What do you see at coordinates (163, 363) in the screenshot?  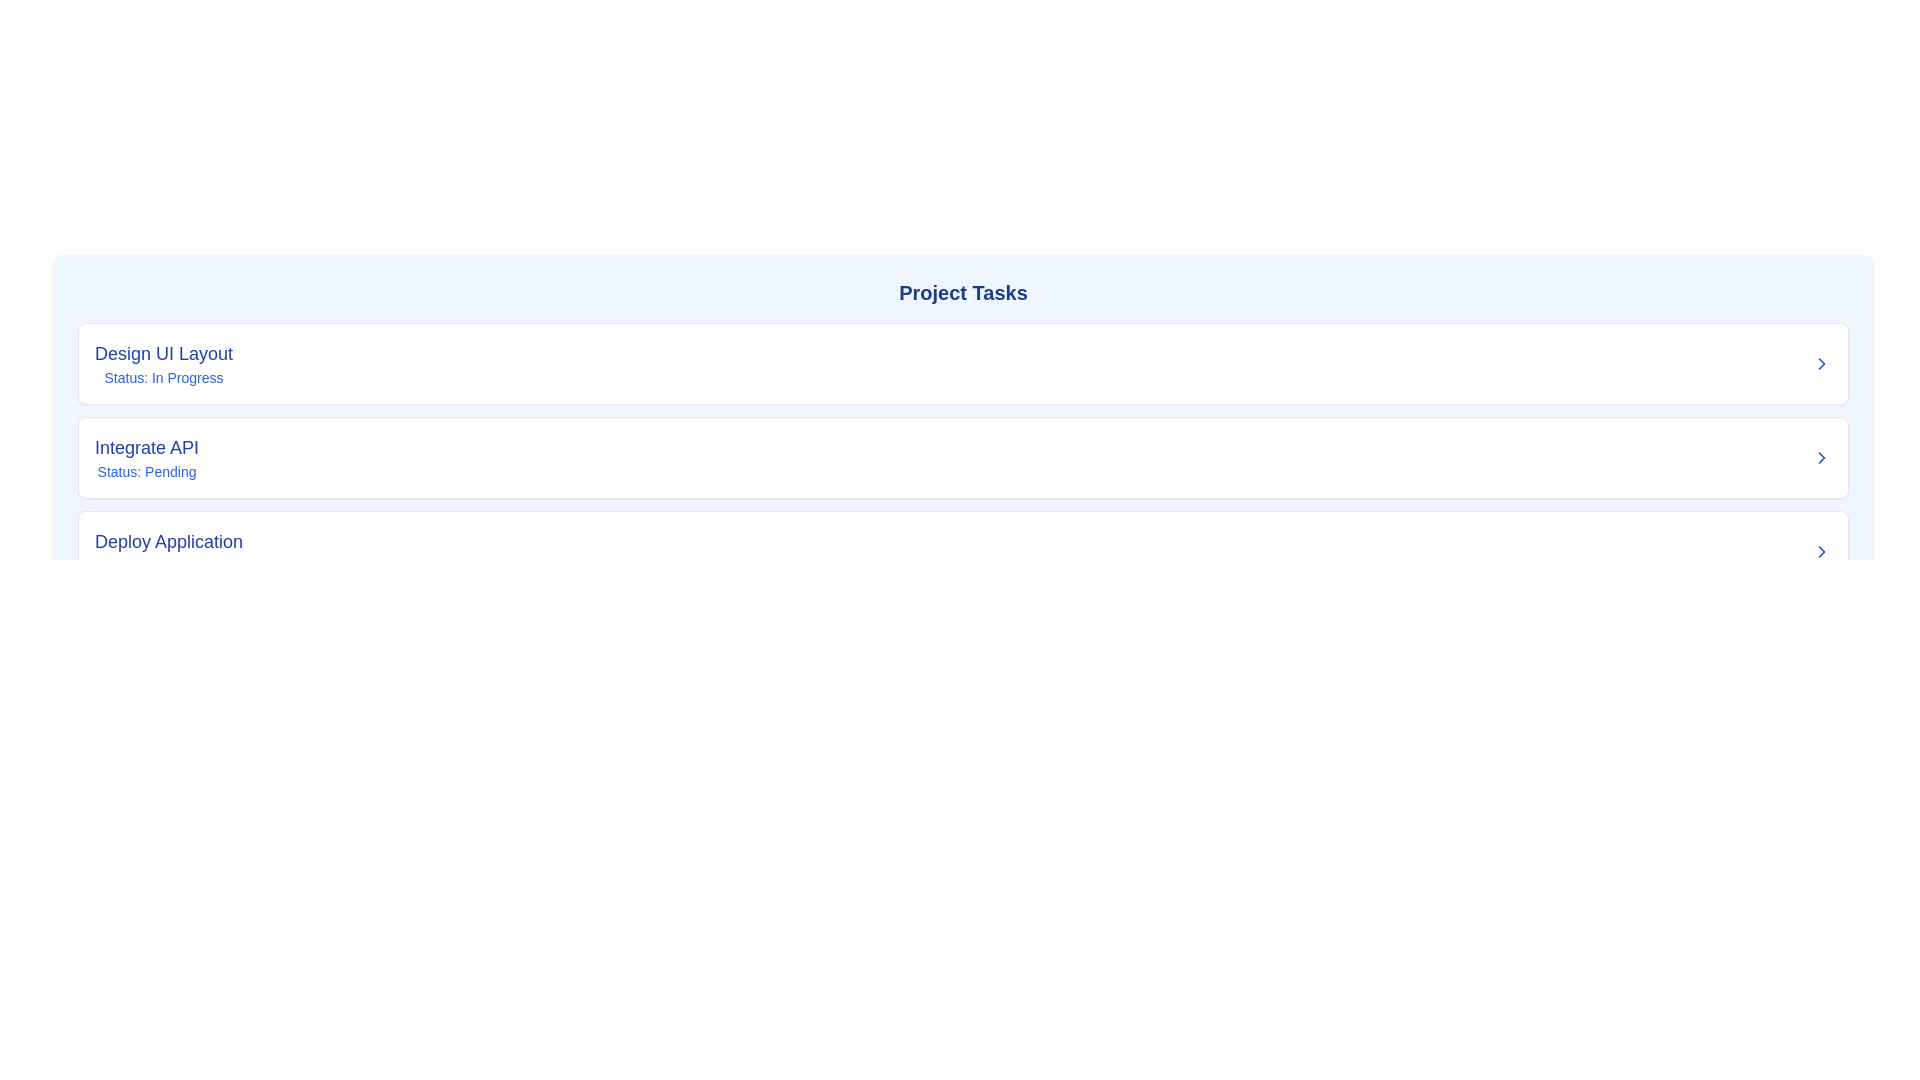 I see `text displayed in the title of the task ('Design UI Layout') and its current status ('In Progress') in the first row of task cards under the 'Project Tasks' section` at bounding box center [163, 363].